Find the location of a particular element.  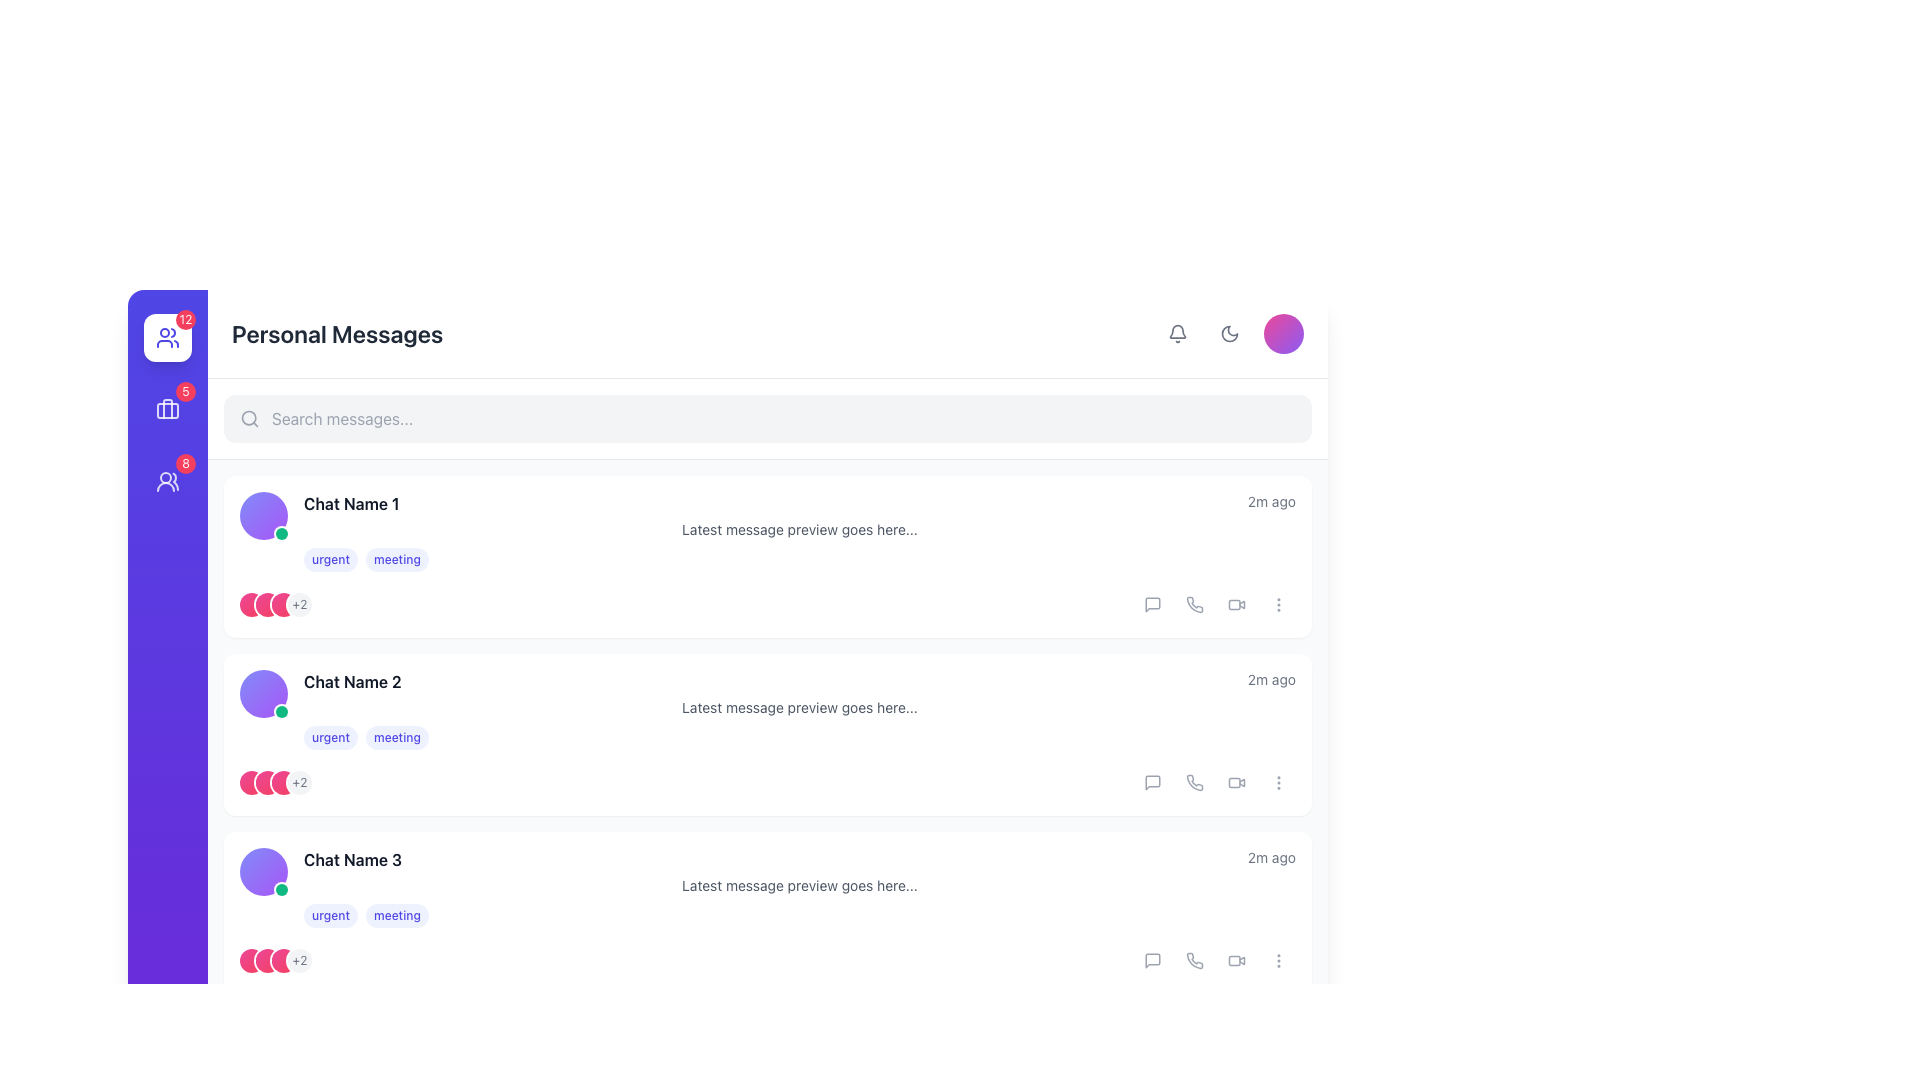

the call button is located at coordinates (1195, 959).